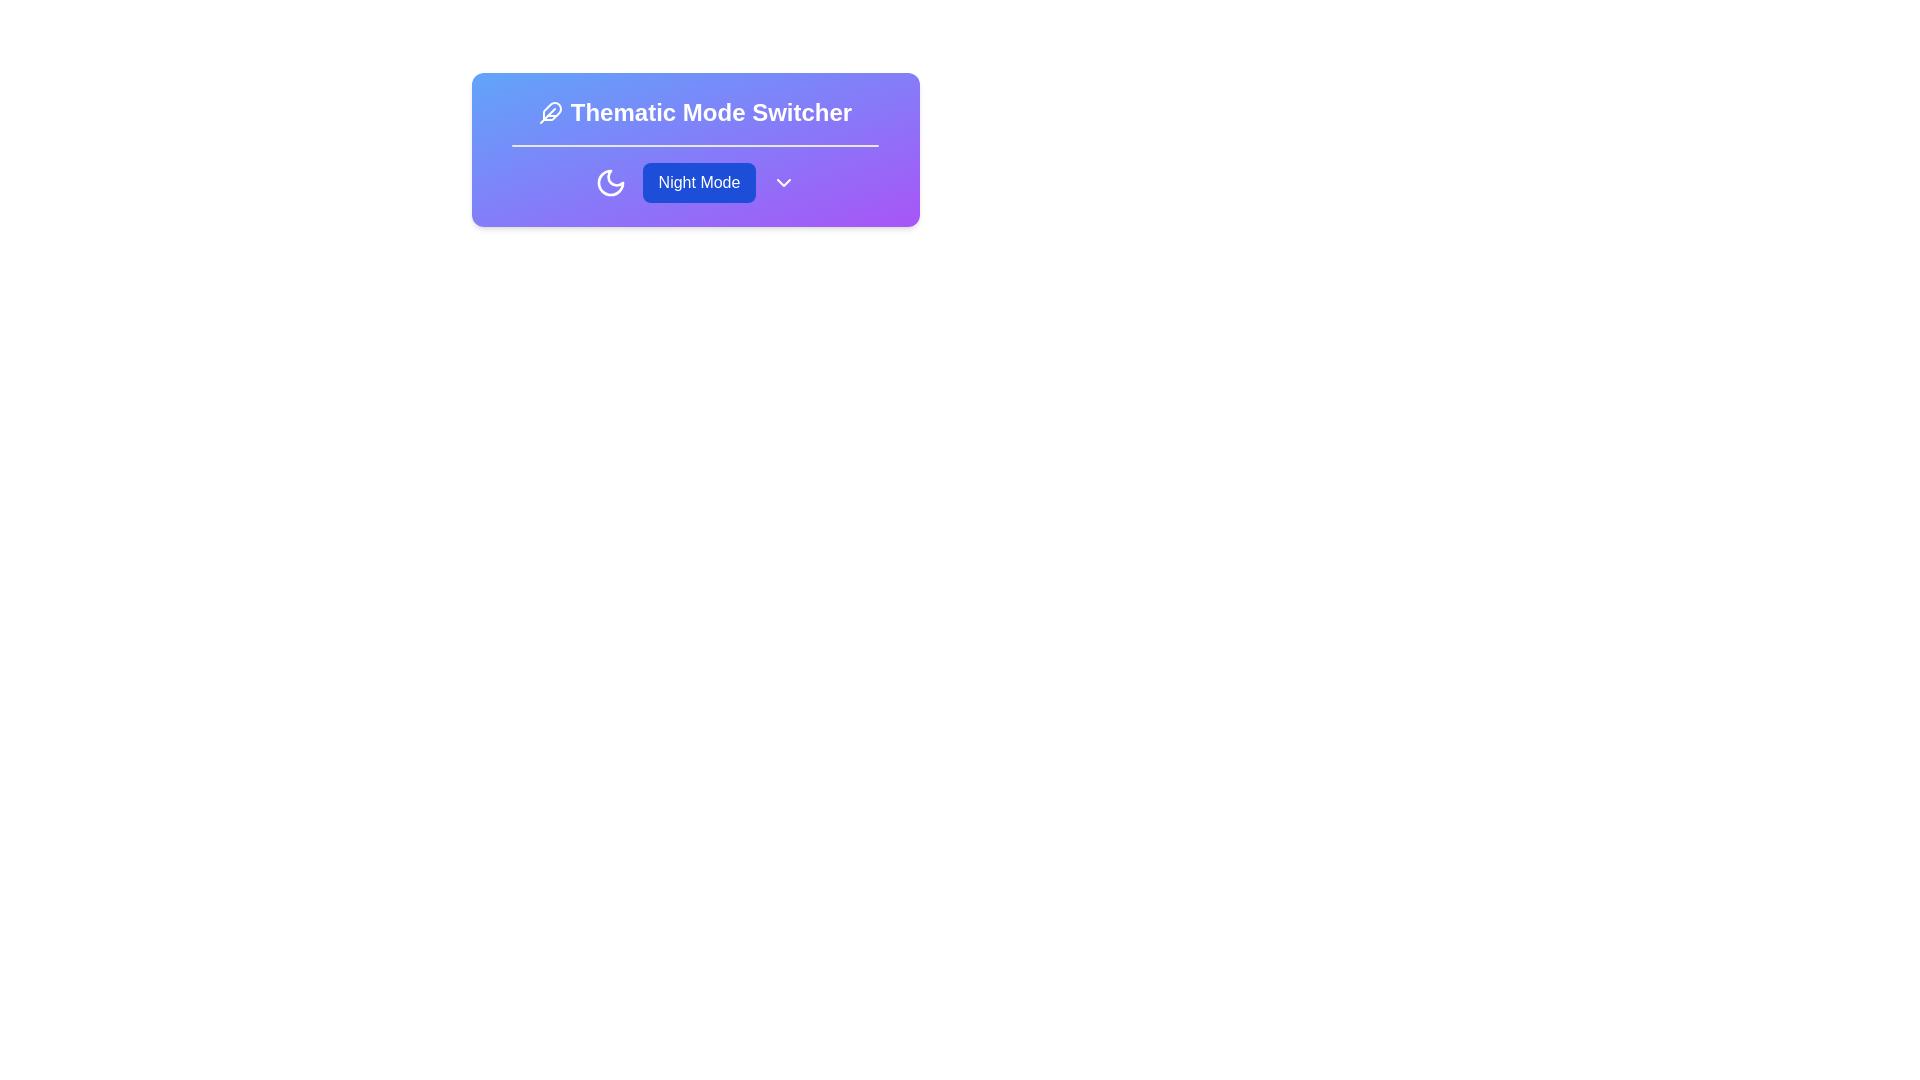  What do you see at coordinates (695, 182) in the screenshot?
I see `the button located below the text 'Thematic Mode Switcher'` at bounding box center [695, 182].